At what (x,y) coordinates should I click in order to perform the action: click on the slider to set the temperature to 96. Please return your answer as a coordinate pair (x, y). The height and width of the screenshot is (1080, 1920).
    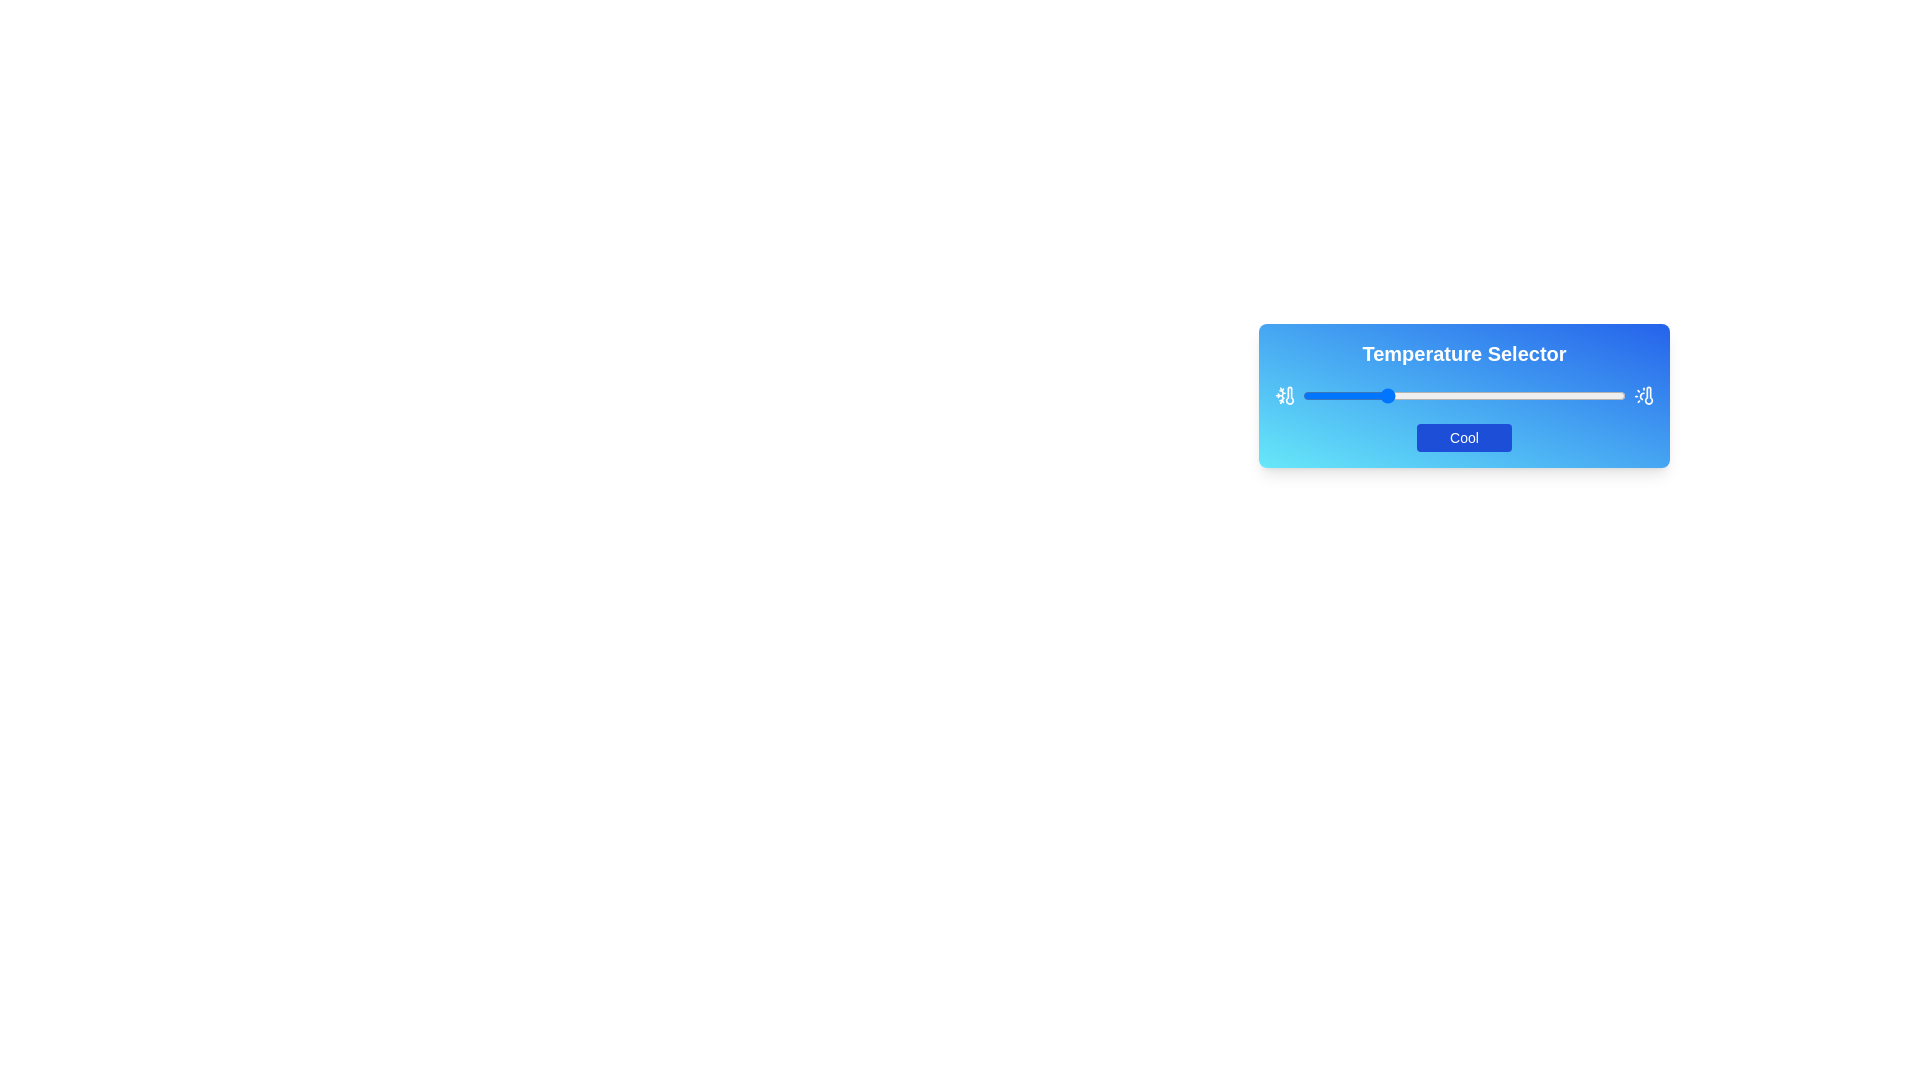
    Looking at the image, I should click on (1612, 396).